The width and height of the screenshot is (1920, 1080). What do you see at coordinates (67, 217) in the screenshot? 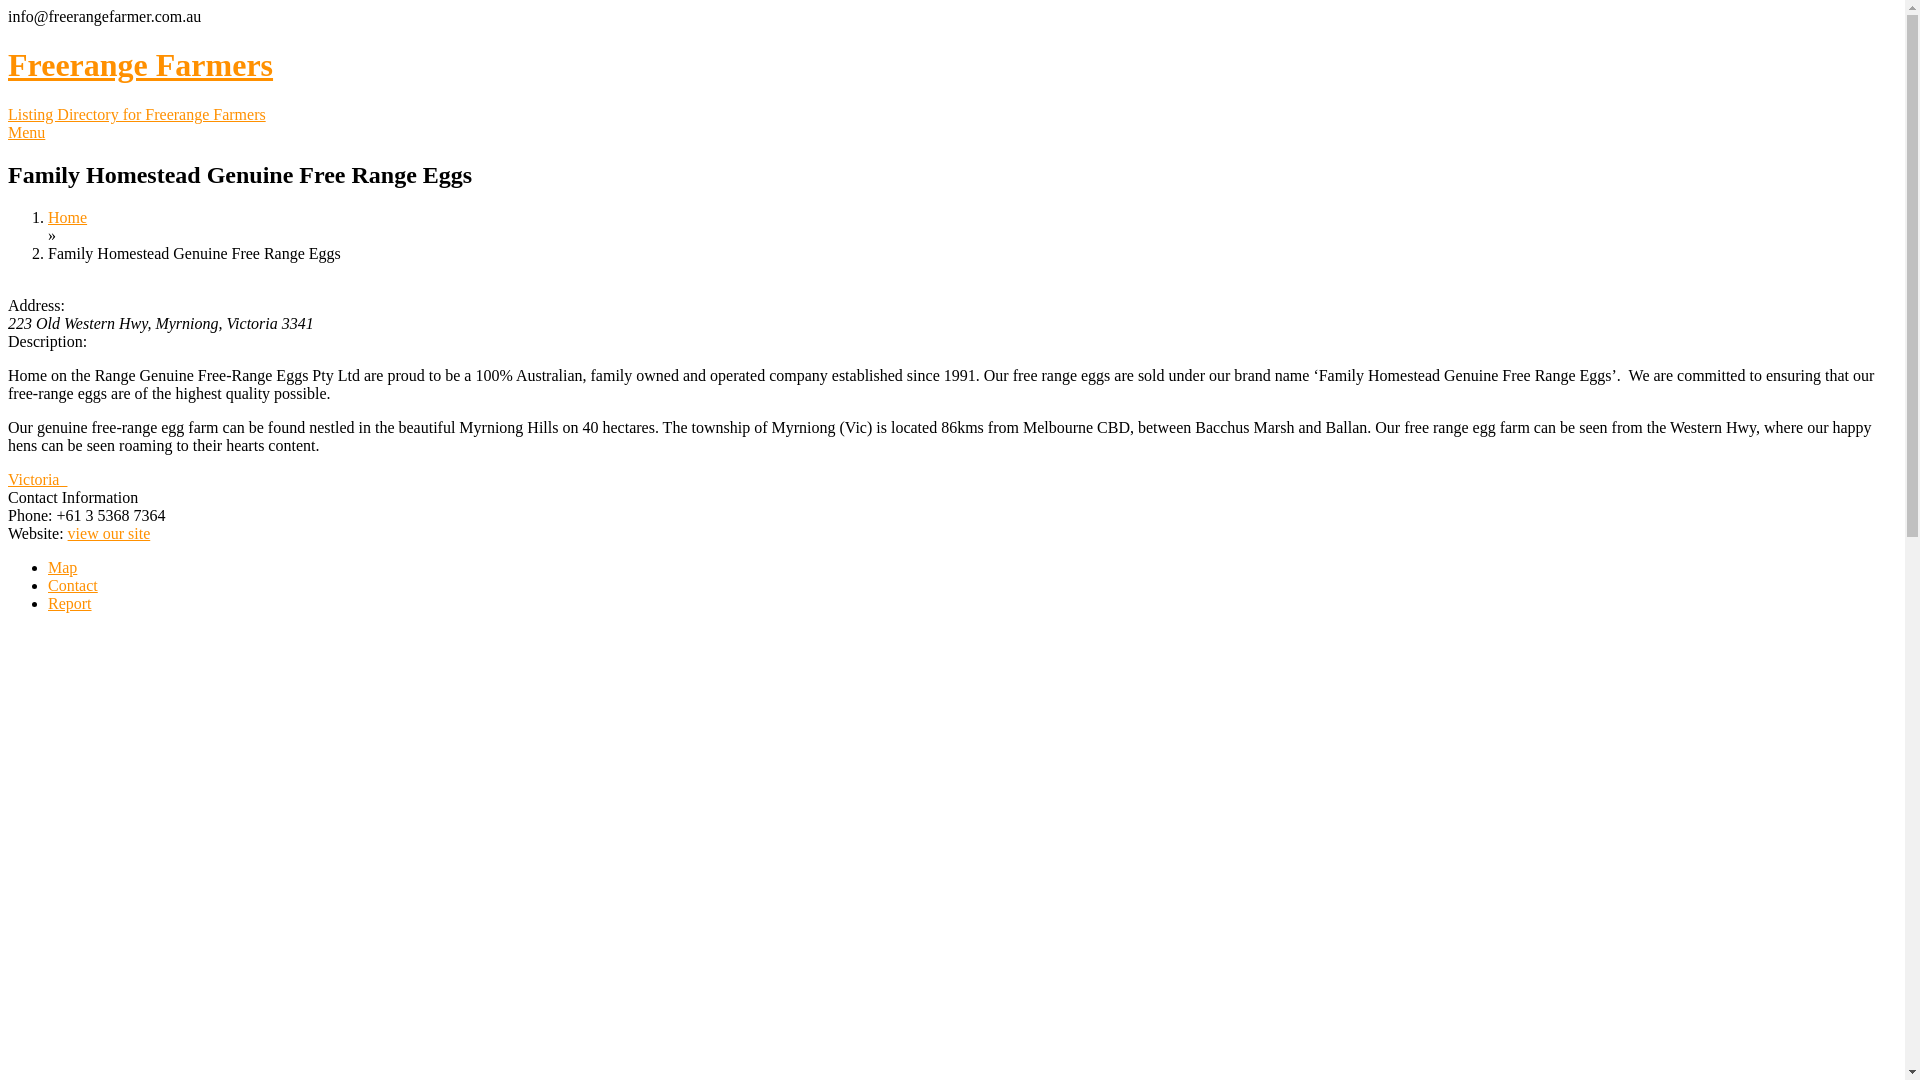
I see `'Home'` at bounding box center [67, 217].